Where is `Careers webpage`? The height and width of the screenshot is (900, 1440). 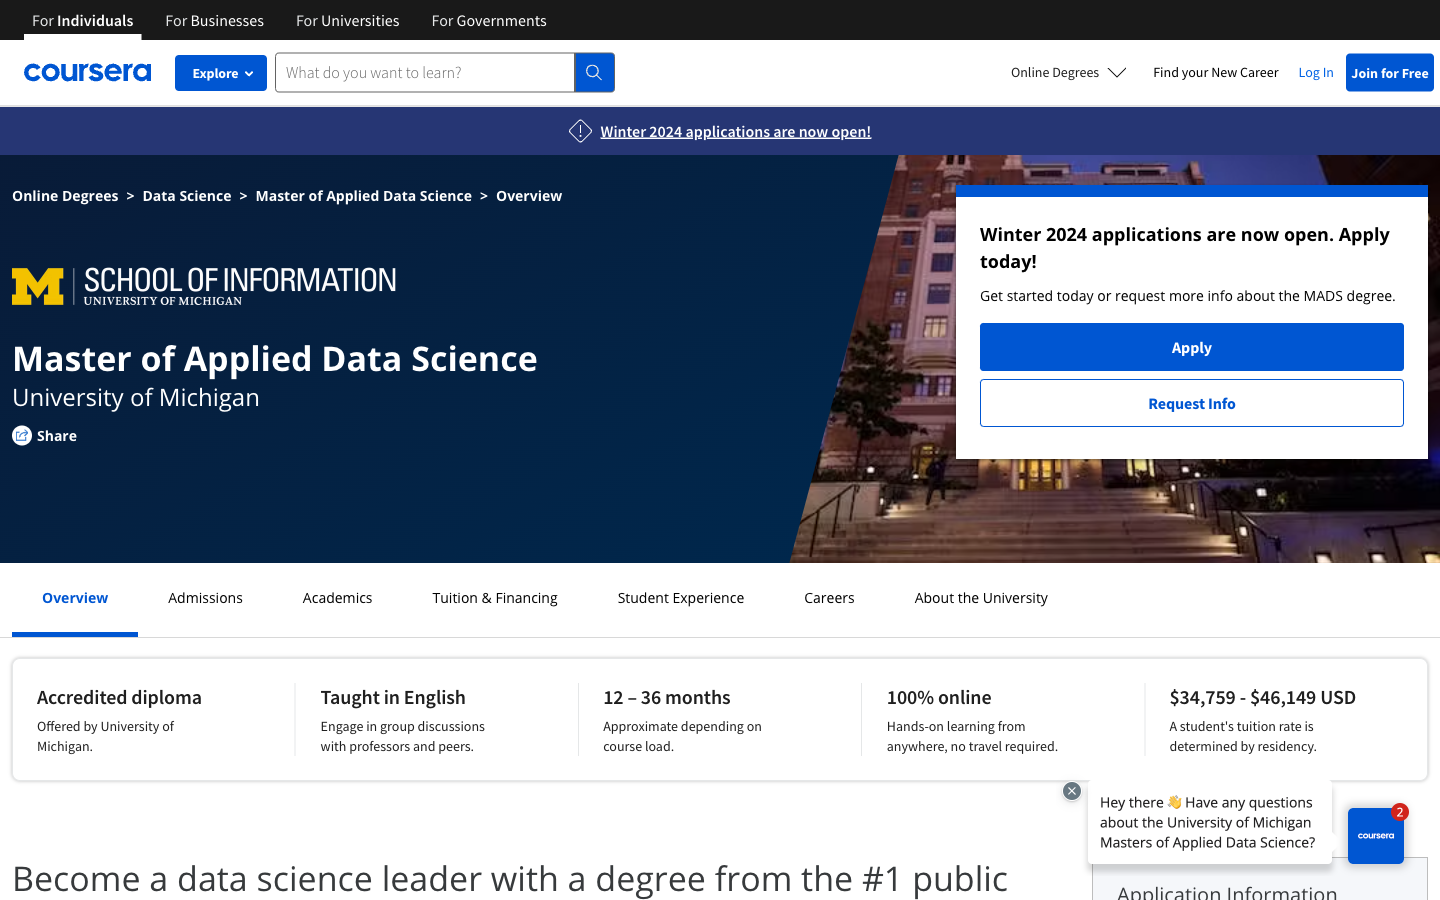 Careers webpage is located at coordinates (829, 597).